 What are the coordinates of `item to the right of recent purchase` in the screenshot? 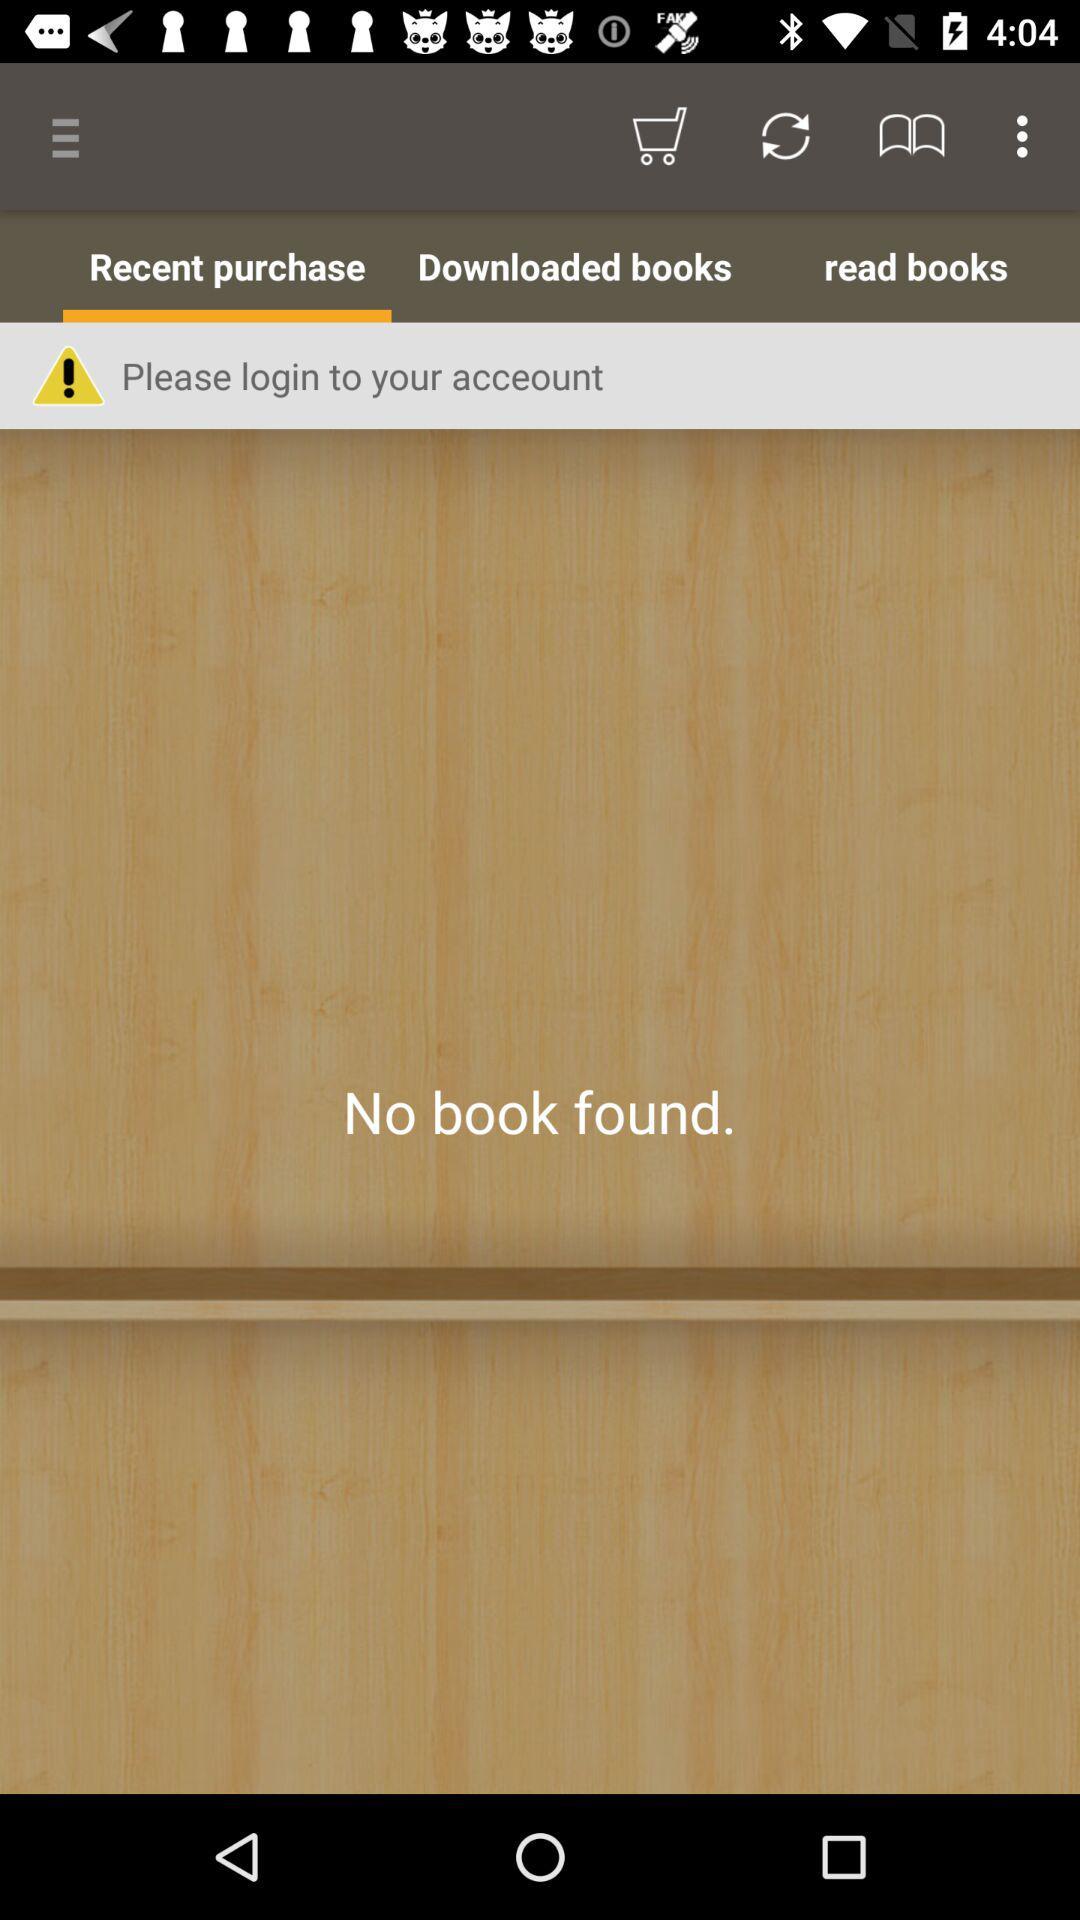 It's located at (574, 265).